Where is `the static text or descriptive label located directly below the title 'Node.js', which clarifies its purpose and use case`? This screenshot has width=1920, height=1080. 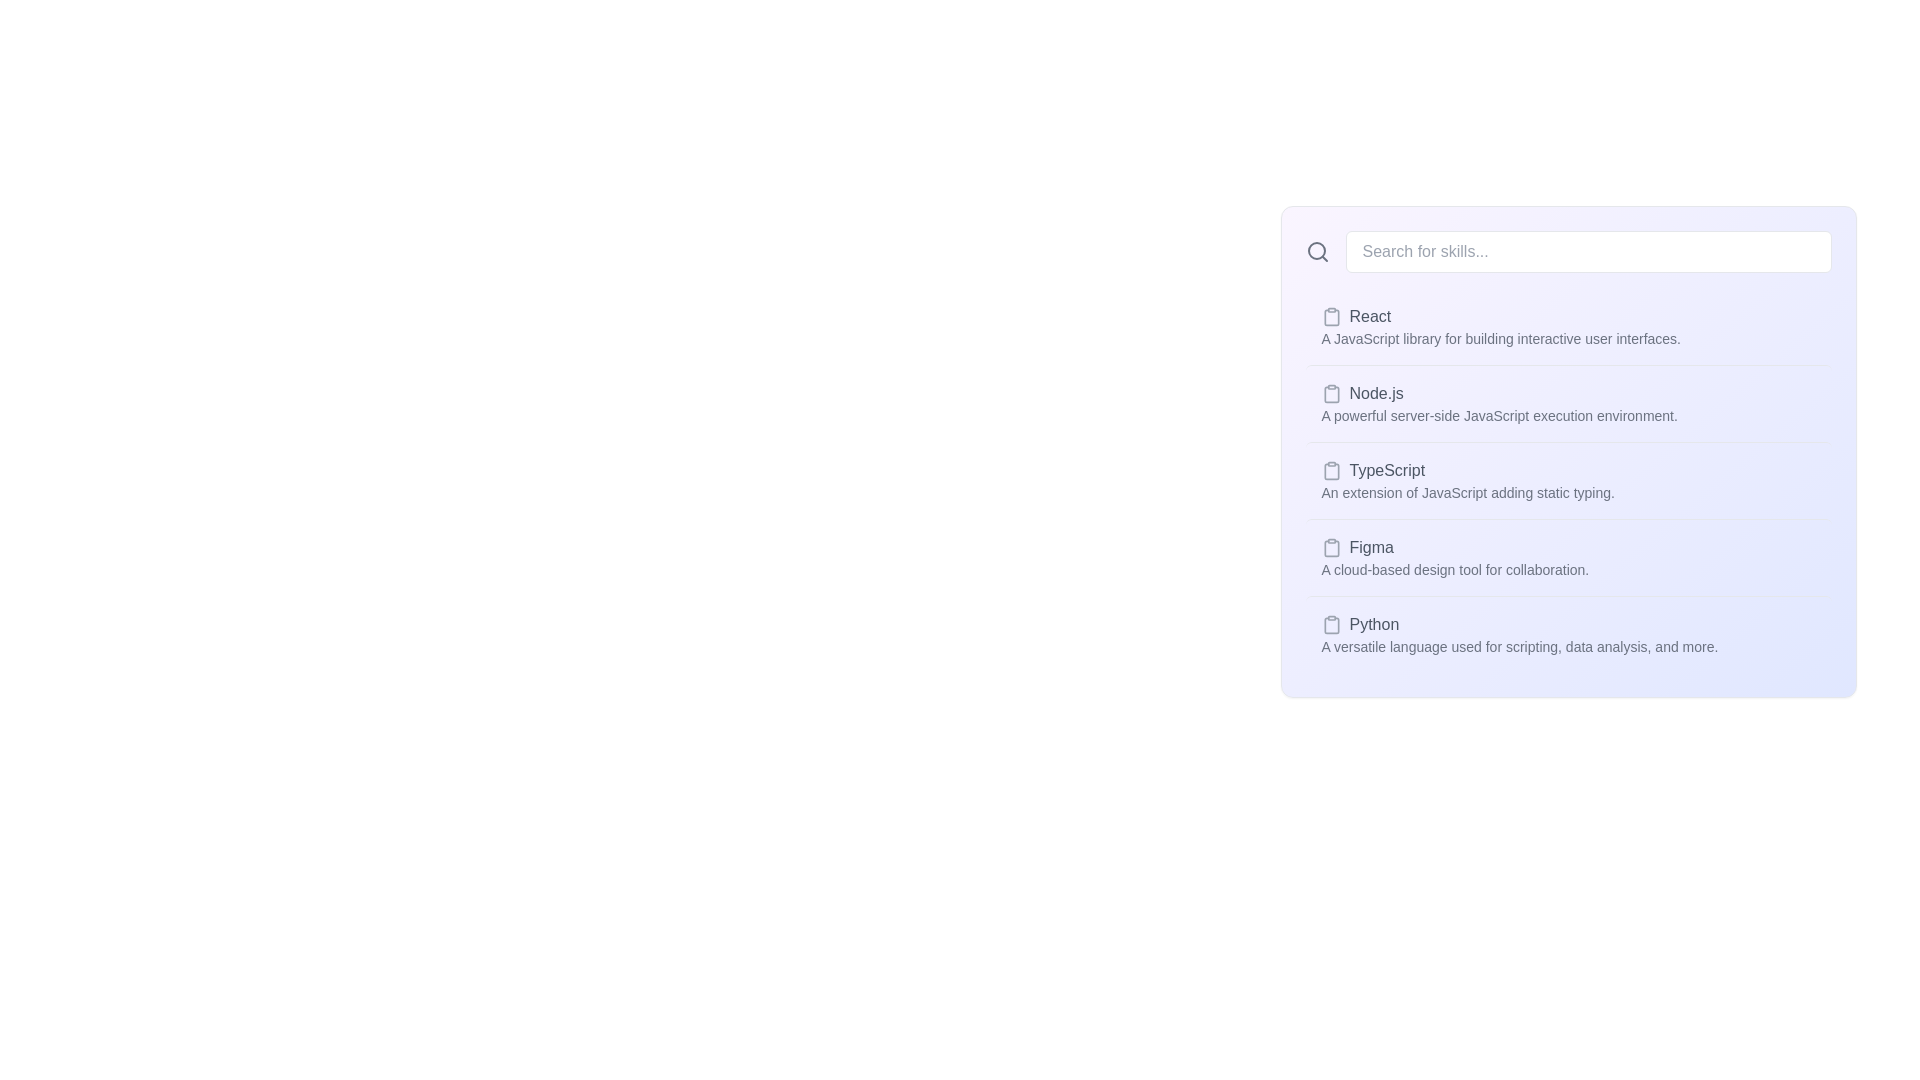 the static text or descriptive label located directly below the title 'Node.js', which clarifies its purpose and use case is located at coordinates (1499, 415).